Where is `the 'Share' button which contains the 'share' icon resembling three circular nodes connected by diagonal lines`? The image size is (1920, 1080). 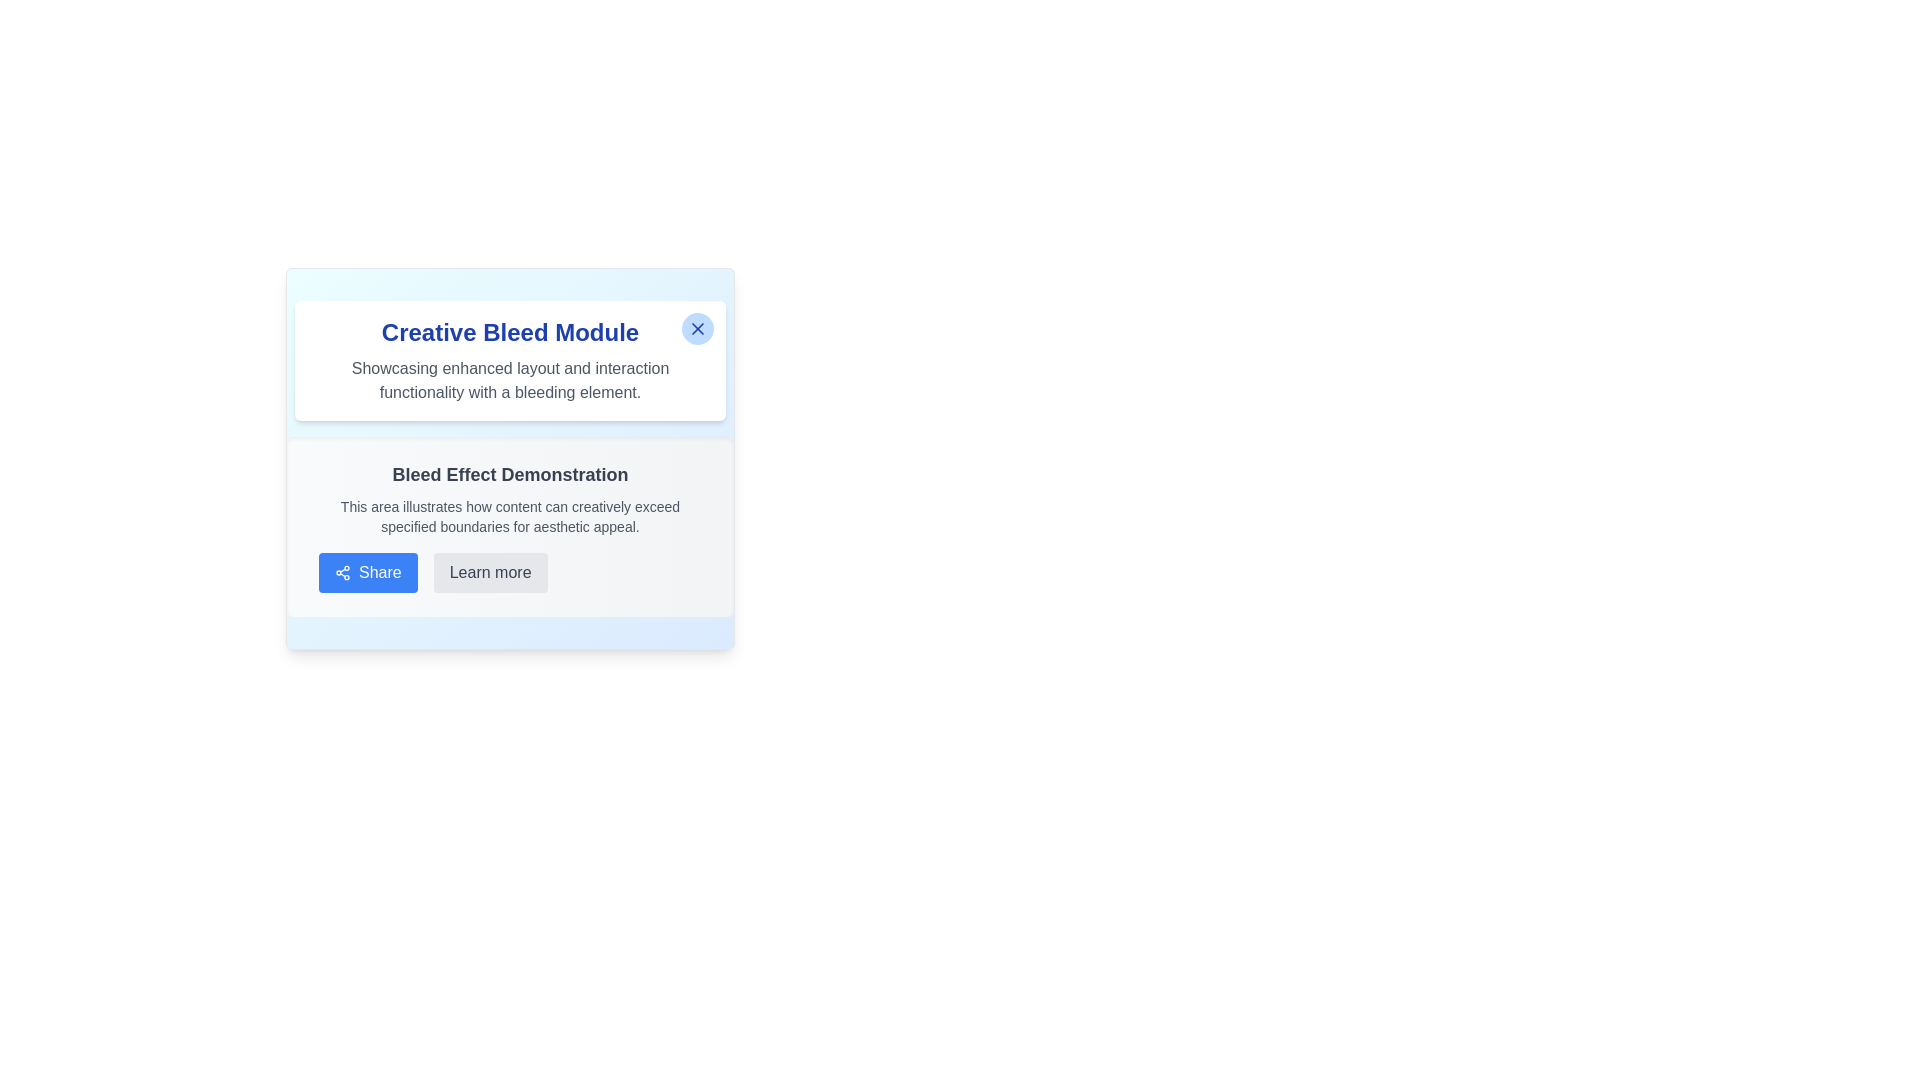
the 'Share' button which contains the 'share' icon resembling three circular nodes connected by diagonal lines is located at coordinates (342, 573).